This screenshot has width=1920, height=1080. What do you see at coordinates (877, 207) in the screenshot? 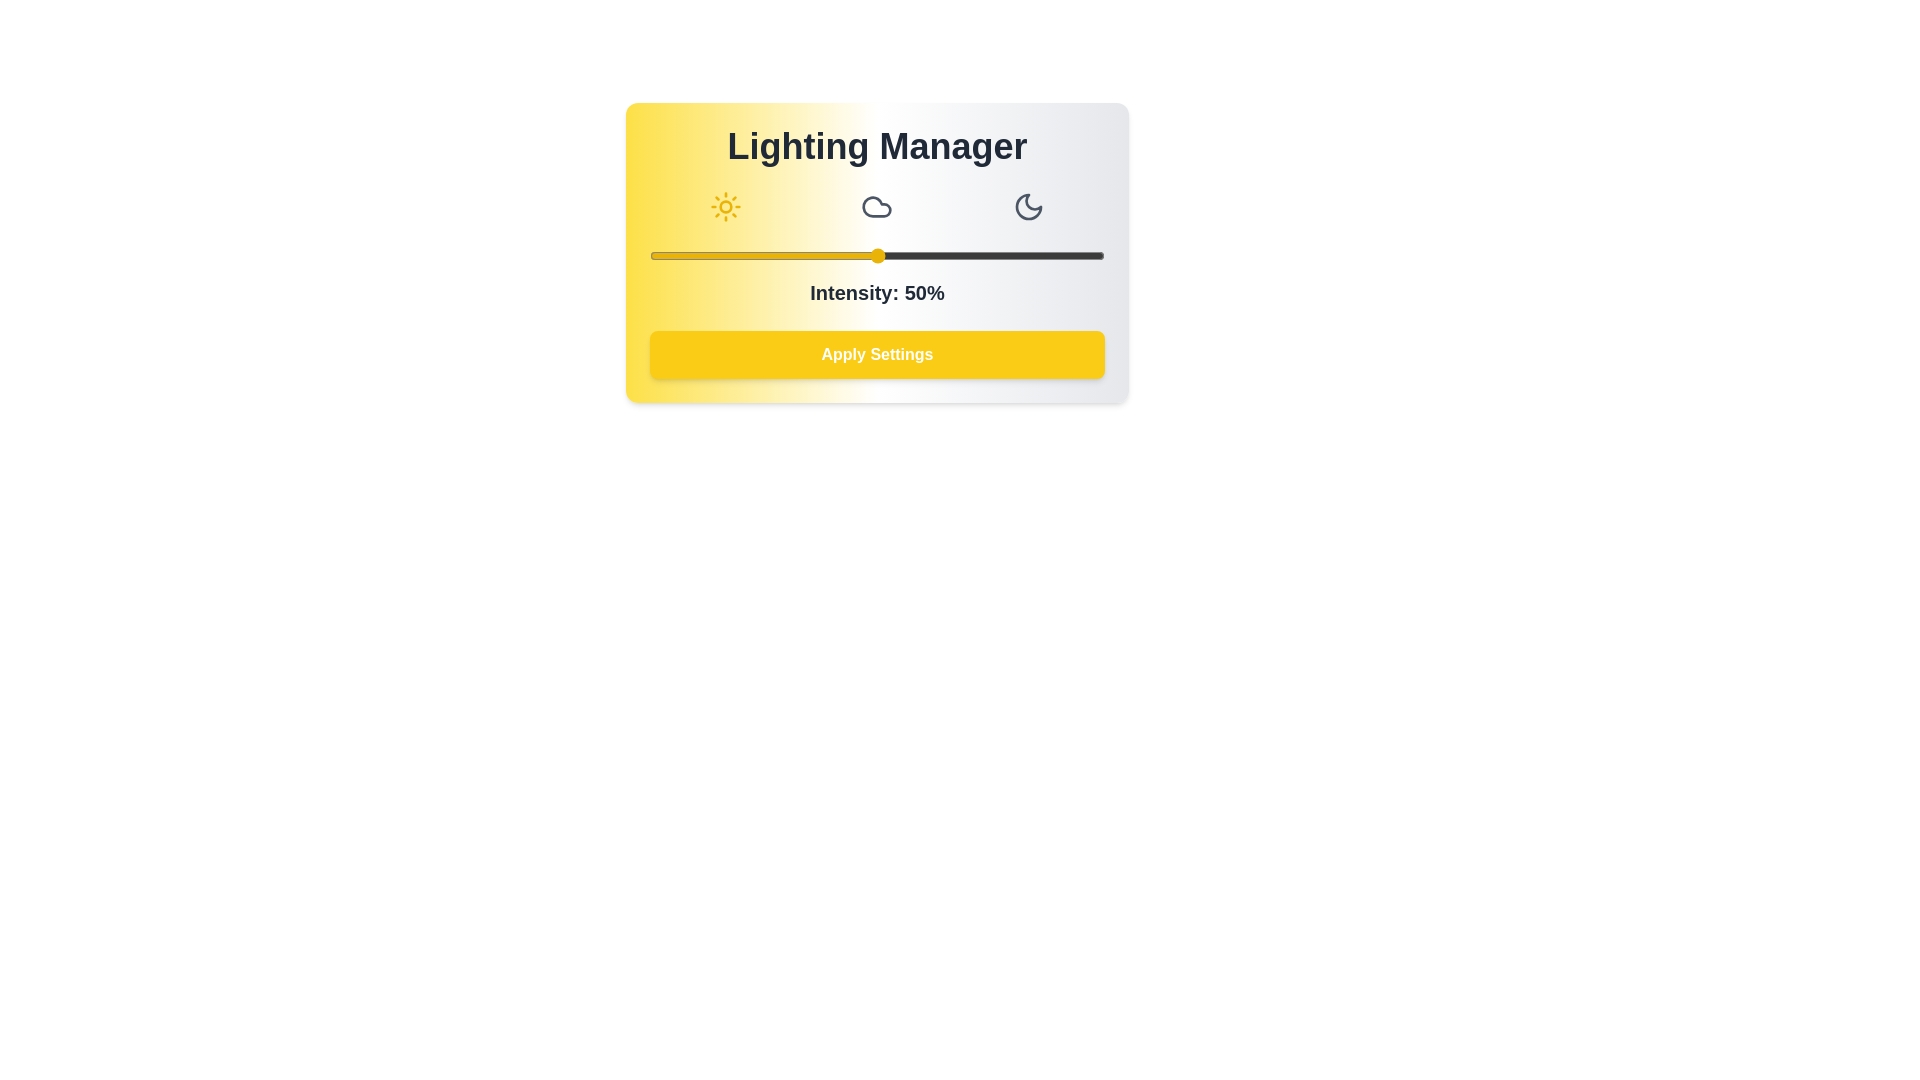
I see `the Neutral lighting mode button` at bounding box center [877, 207].